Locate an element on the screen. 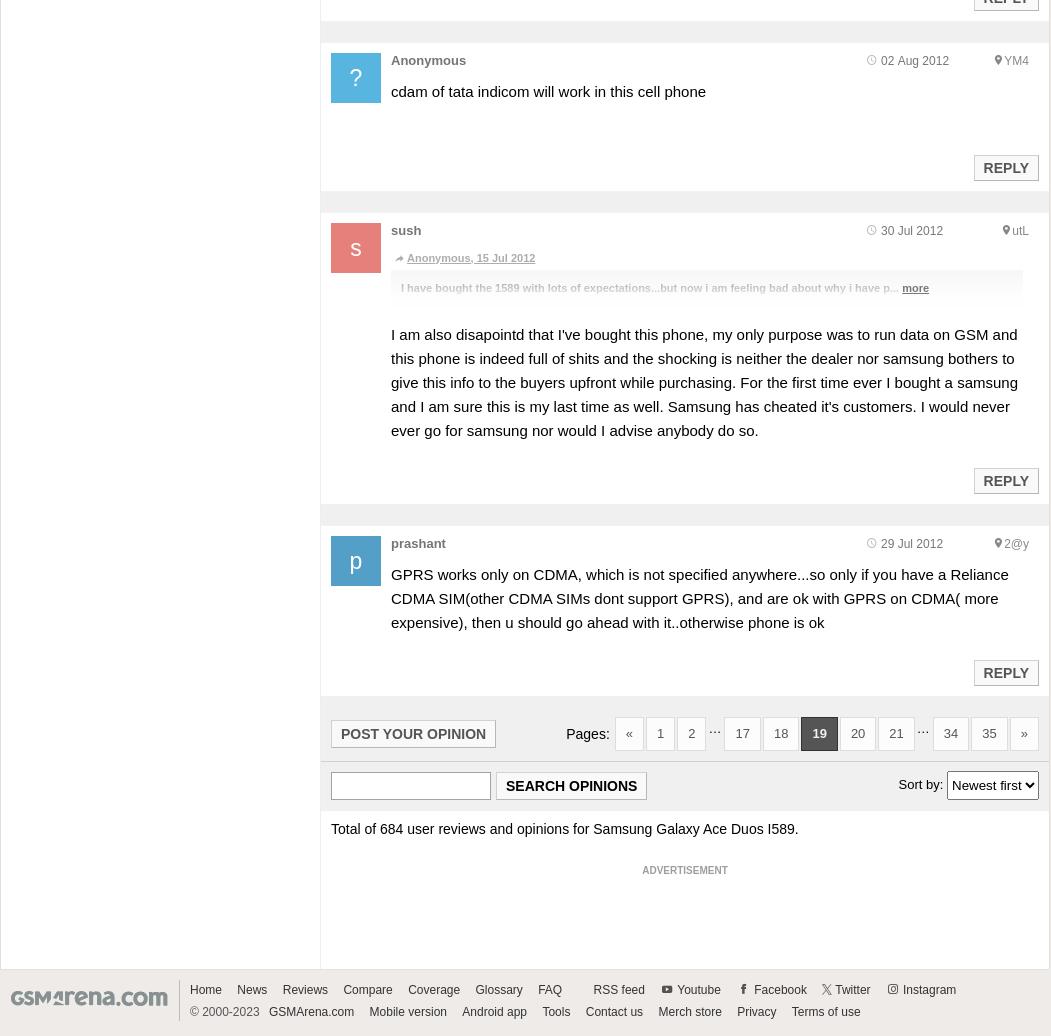 The width and height of the screenshot is (1051, 1036). 'Total of 684 user reviews and opinions for' is located at coordinates (461, 827).